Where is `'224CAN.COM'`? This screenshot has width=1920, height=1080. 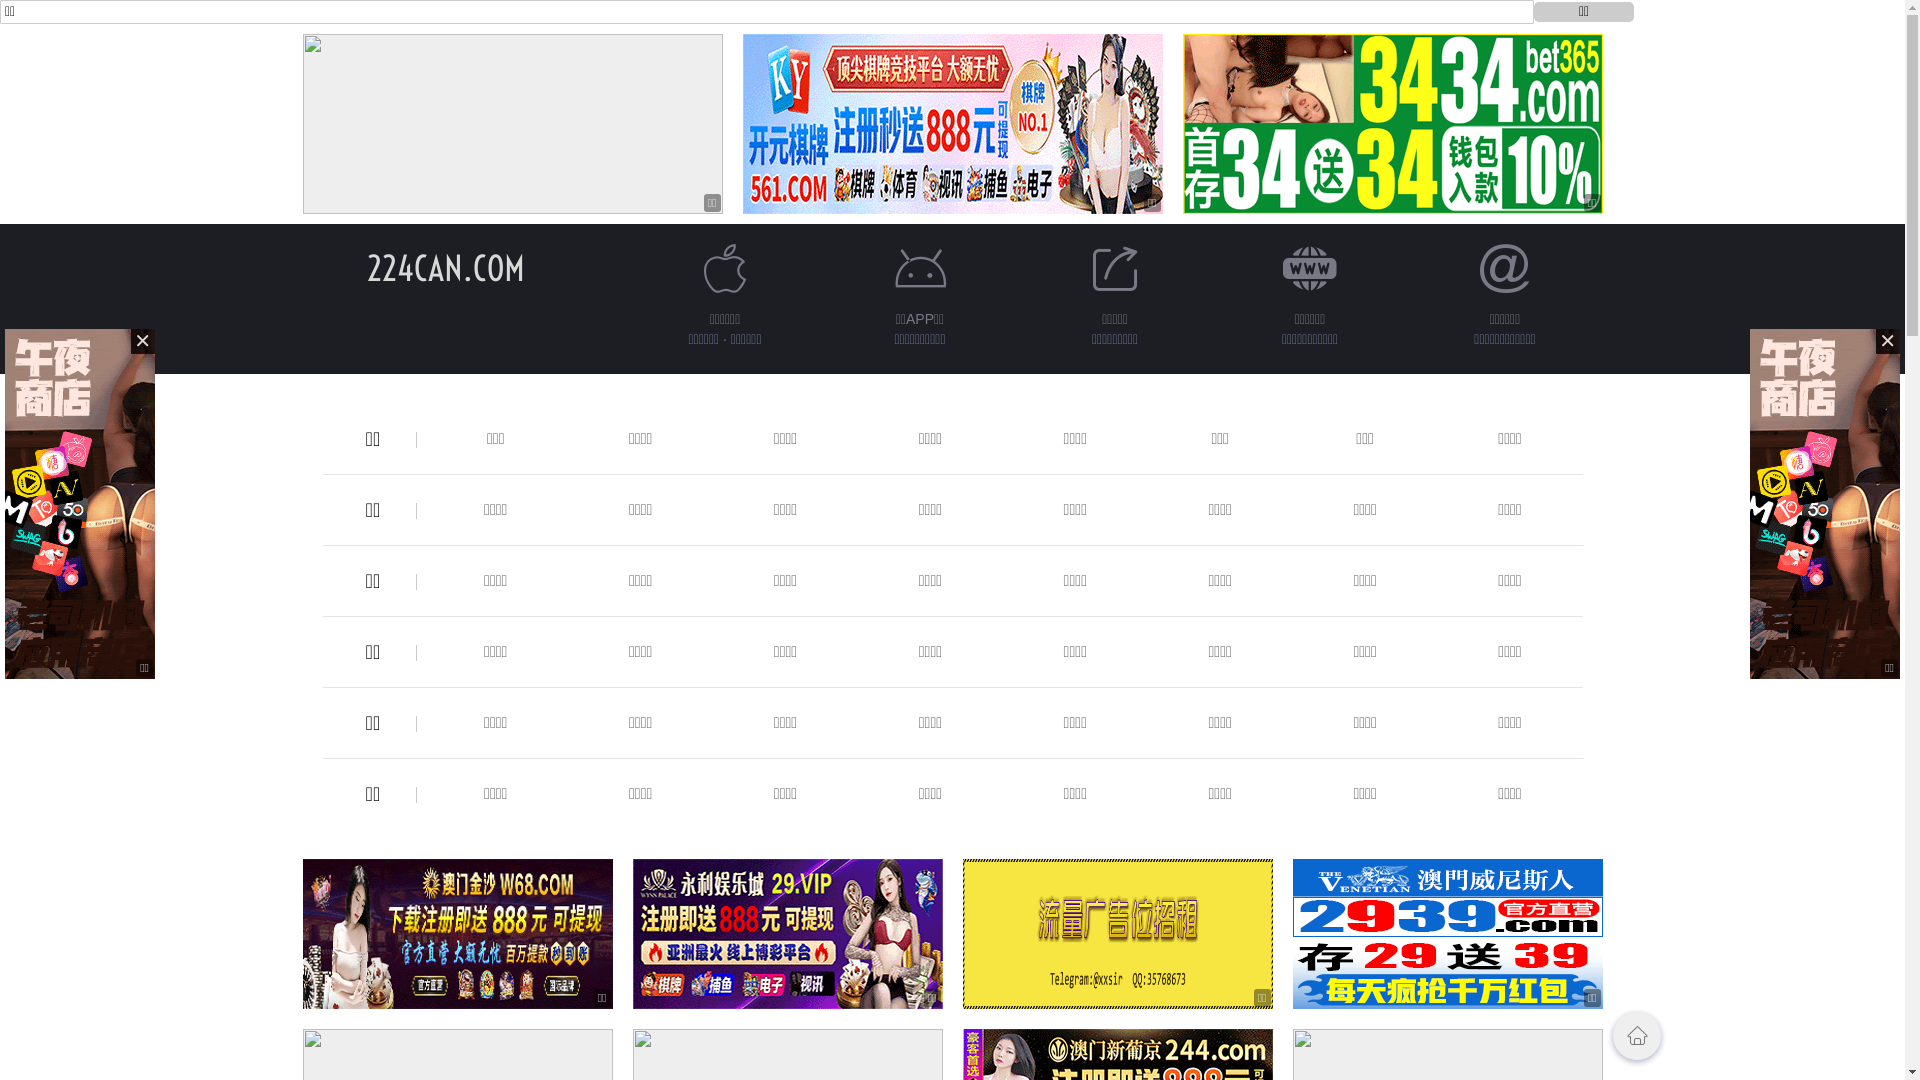
'224CAN.COM' is located at coordinates (444, 267).